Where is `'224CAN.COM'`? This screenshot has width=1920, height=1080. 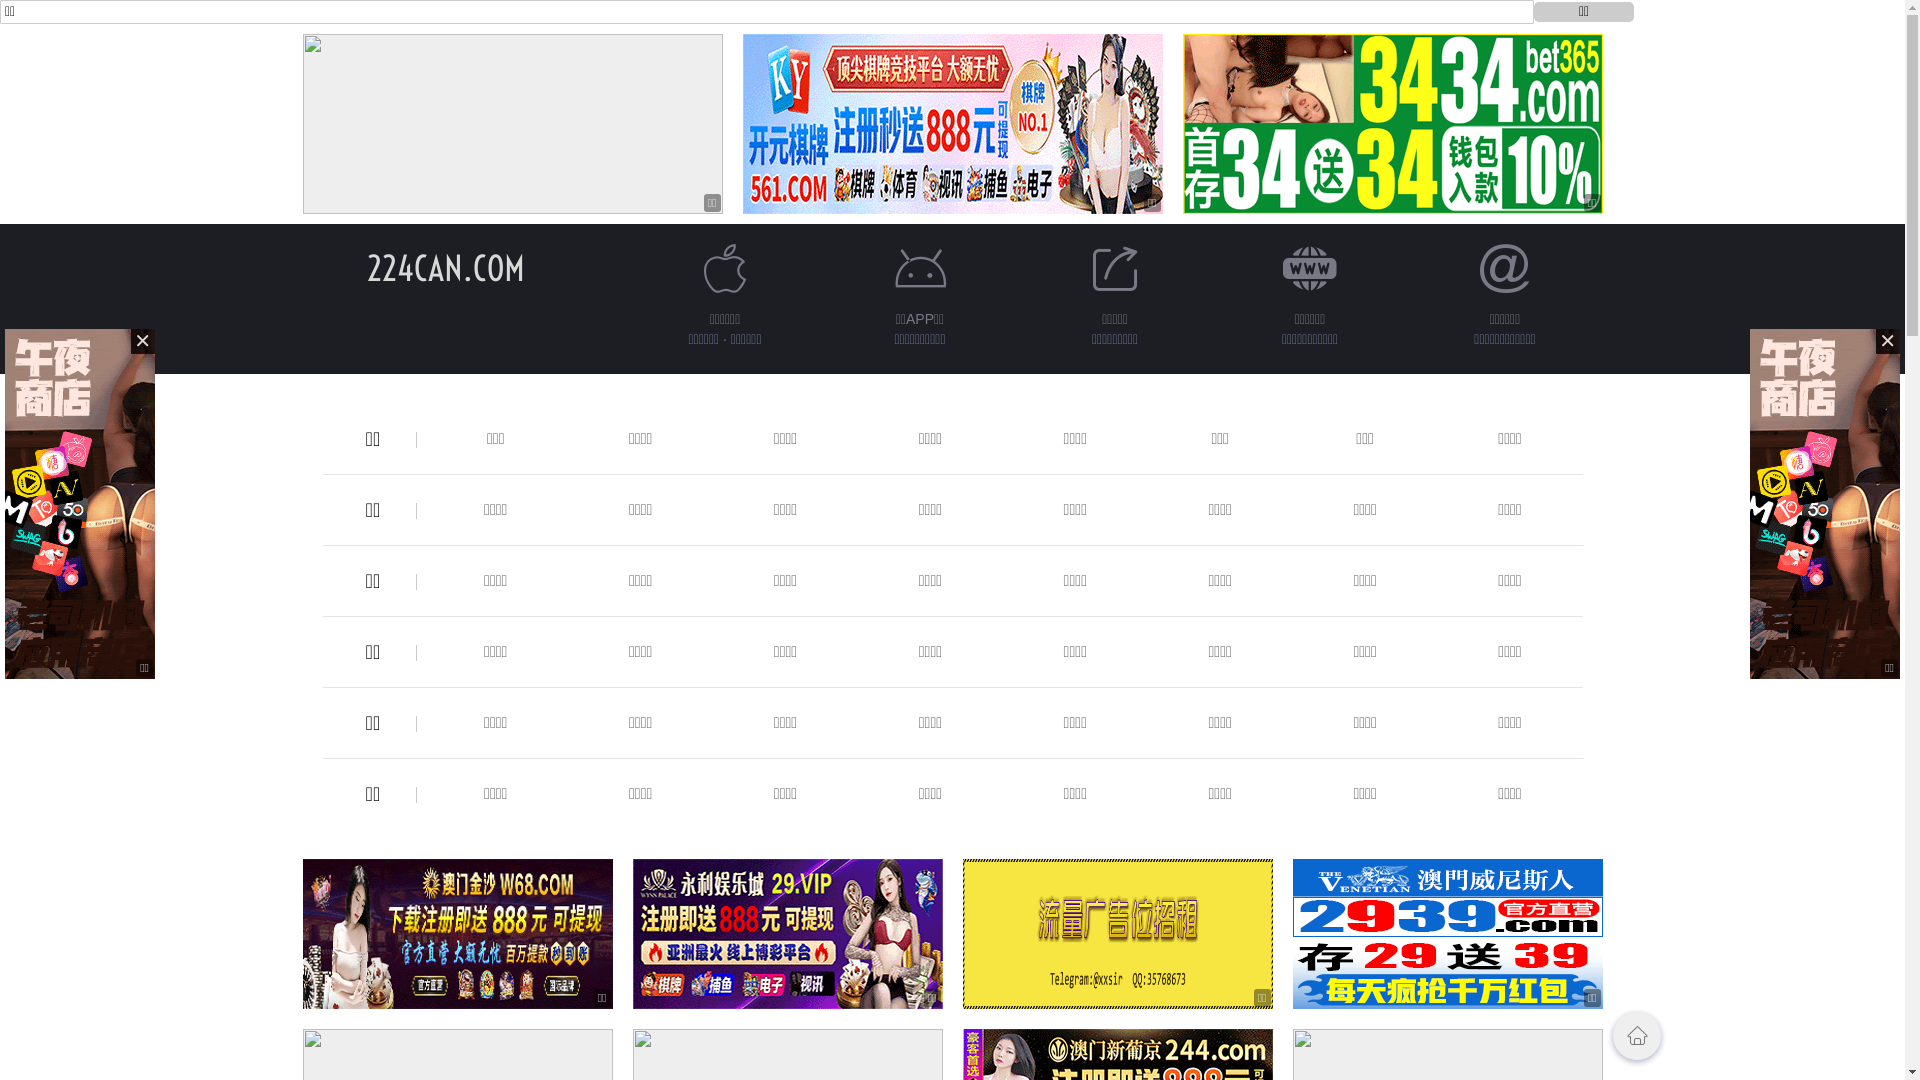
'224CAN.COM' is located at coordinates (444, 267).